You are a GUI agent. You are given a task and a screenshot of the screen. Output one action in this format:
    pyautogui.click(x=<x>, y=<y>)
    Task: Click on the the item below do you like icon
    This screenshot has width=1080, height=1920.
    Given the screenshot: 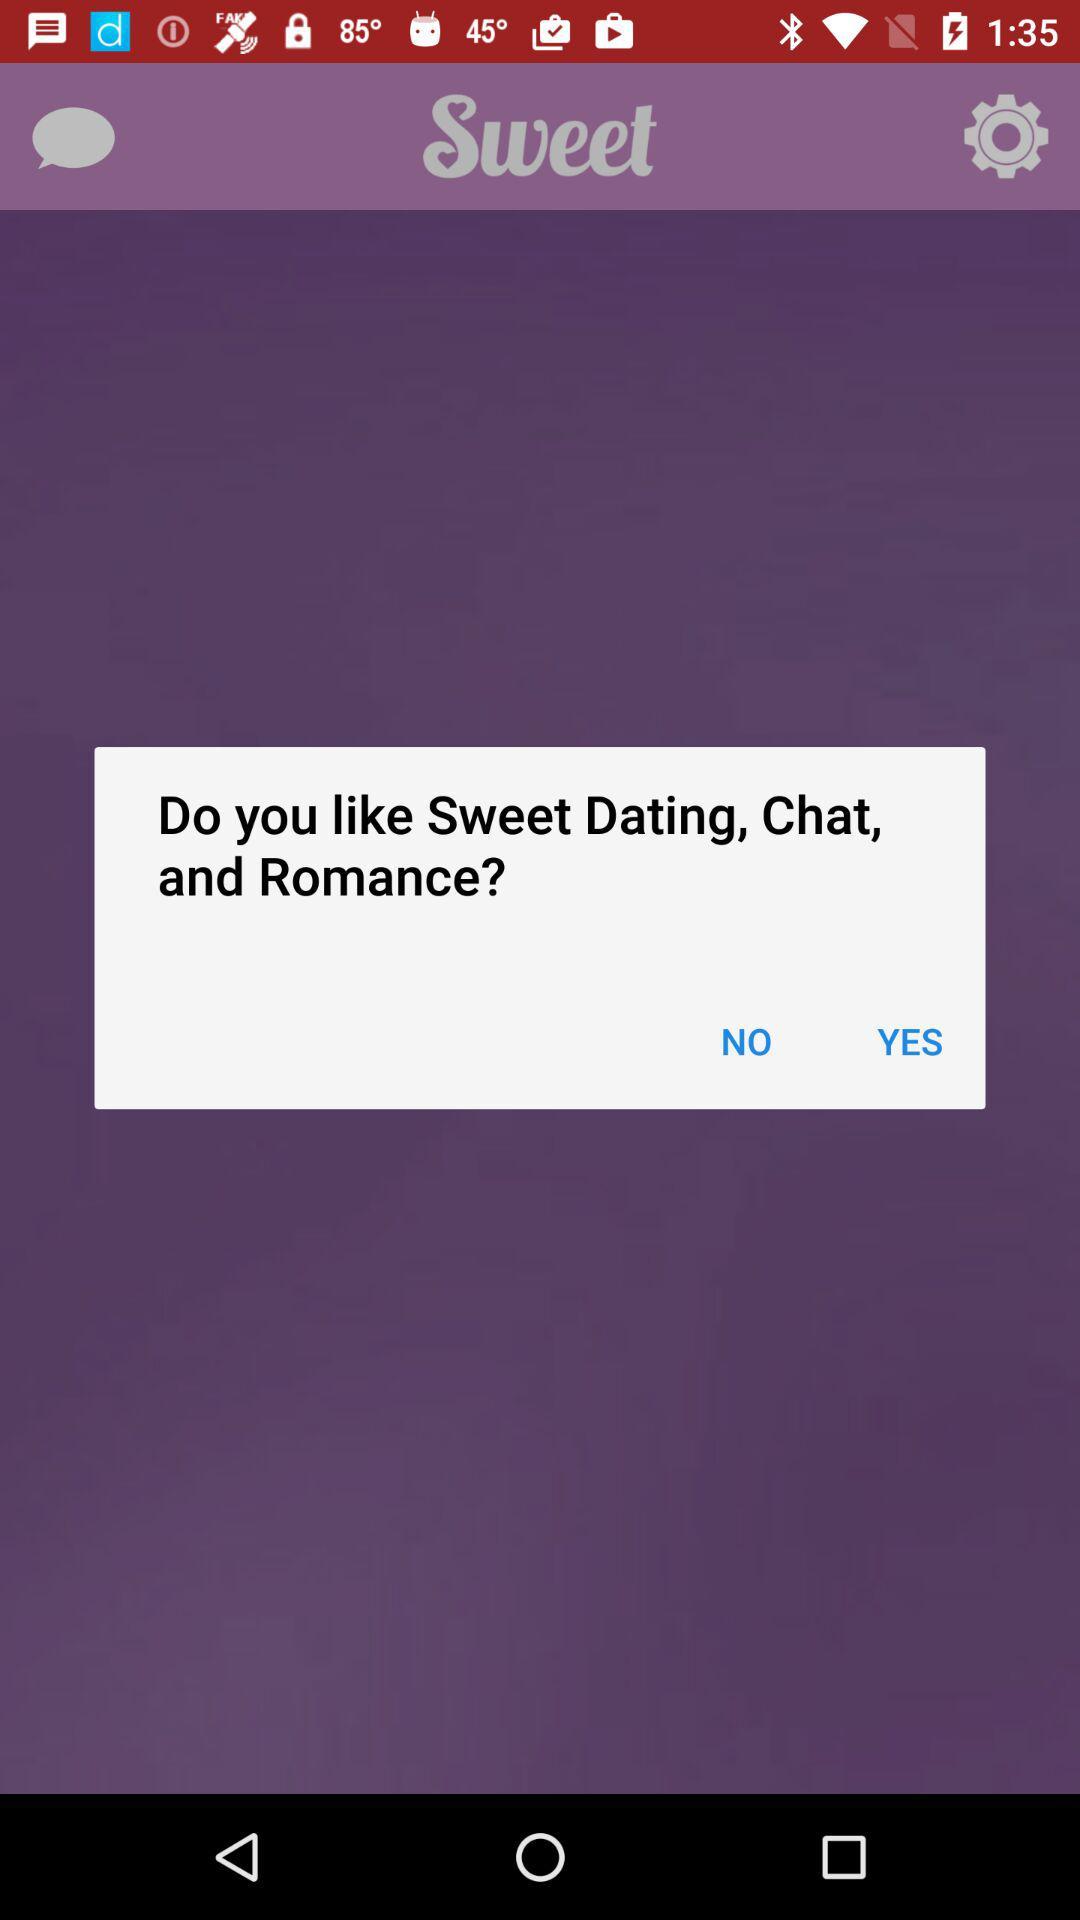 What is the action you would take?
    pyautogui.click(x=746, y=1040)
    